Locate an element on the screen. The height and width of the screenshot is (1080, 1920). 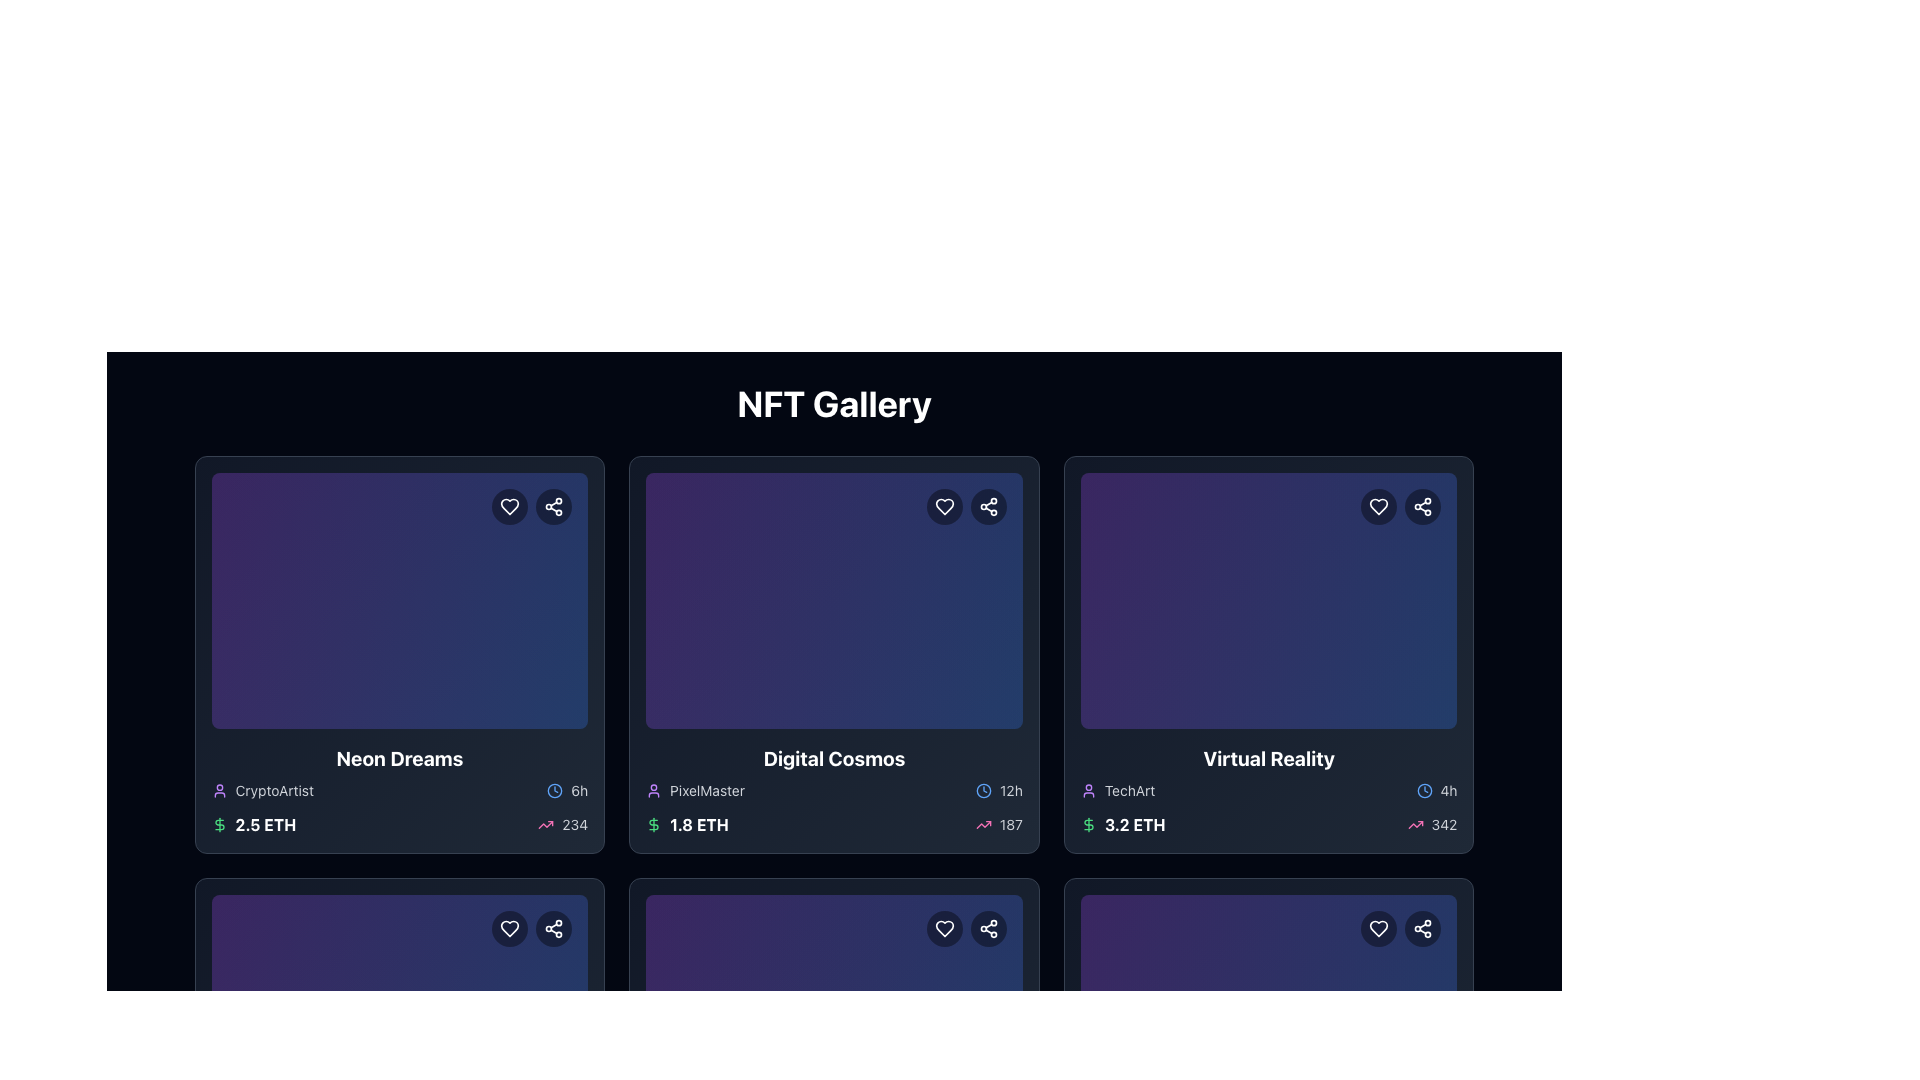
the numeric text element displaying '187', which is styled in gray and located below the top-right corner of the 'Digital Cosmos' card, to the right of a pink upward-trending graph icon is located at coordinates (1011, 825).